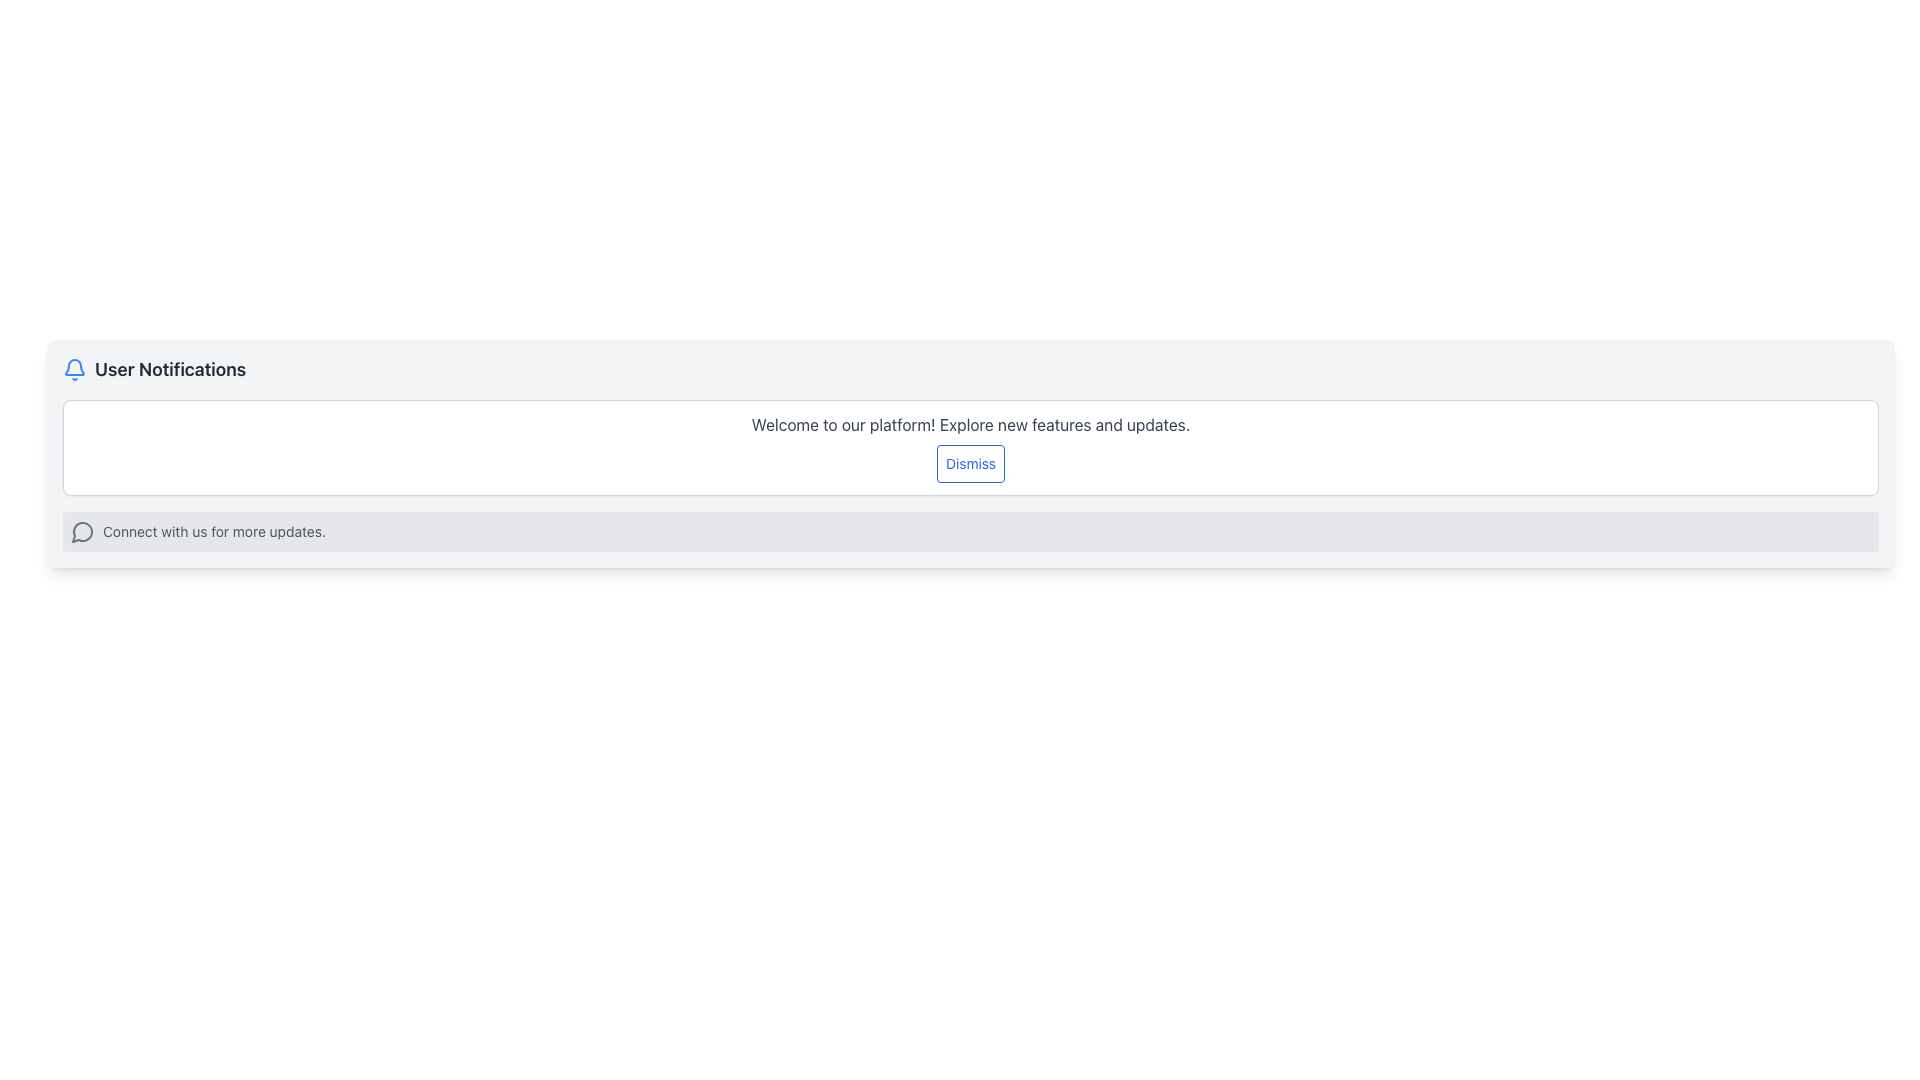 Image resolution: width=1920 pixels, height=1080 pixels. I want to click on the blue bell icon located to the left of the 'User Notifications' text, so click(75, 370).